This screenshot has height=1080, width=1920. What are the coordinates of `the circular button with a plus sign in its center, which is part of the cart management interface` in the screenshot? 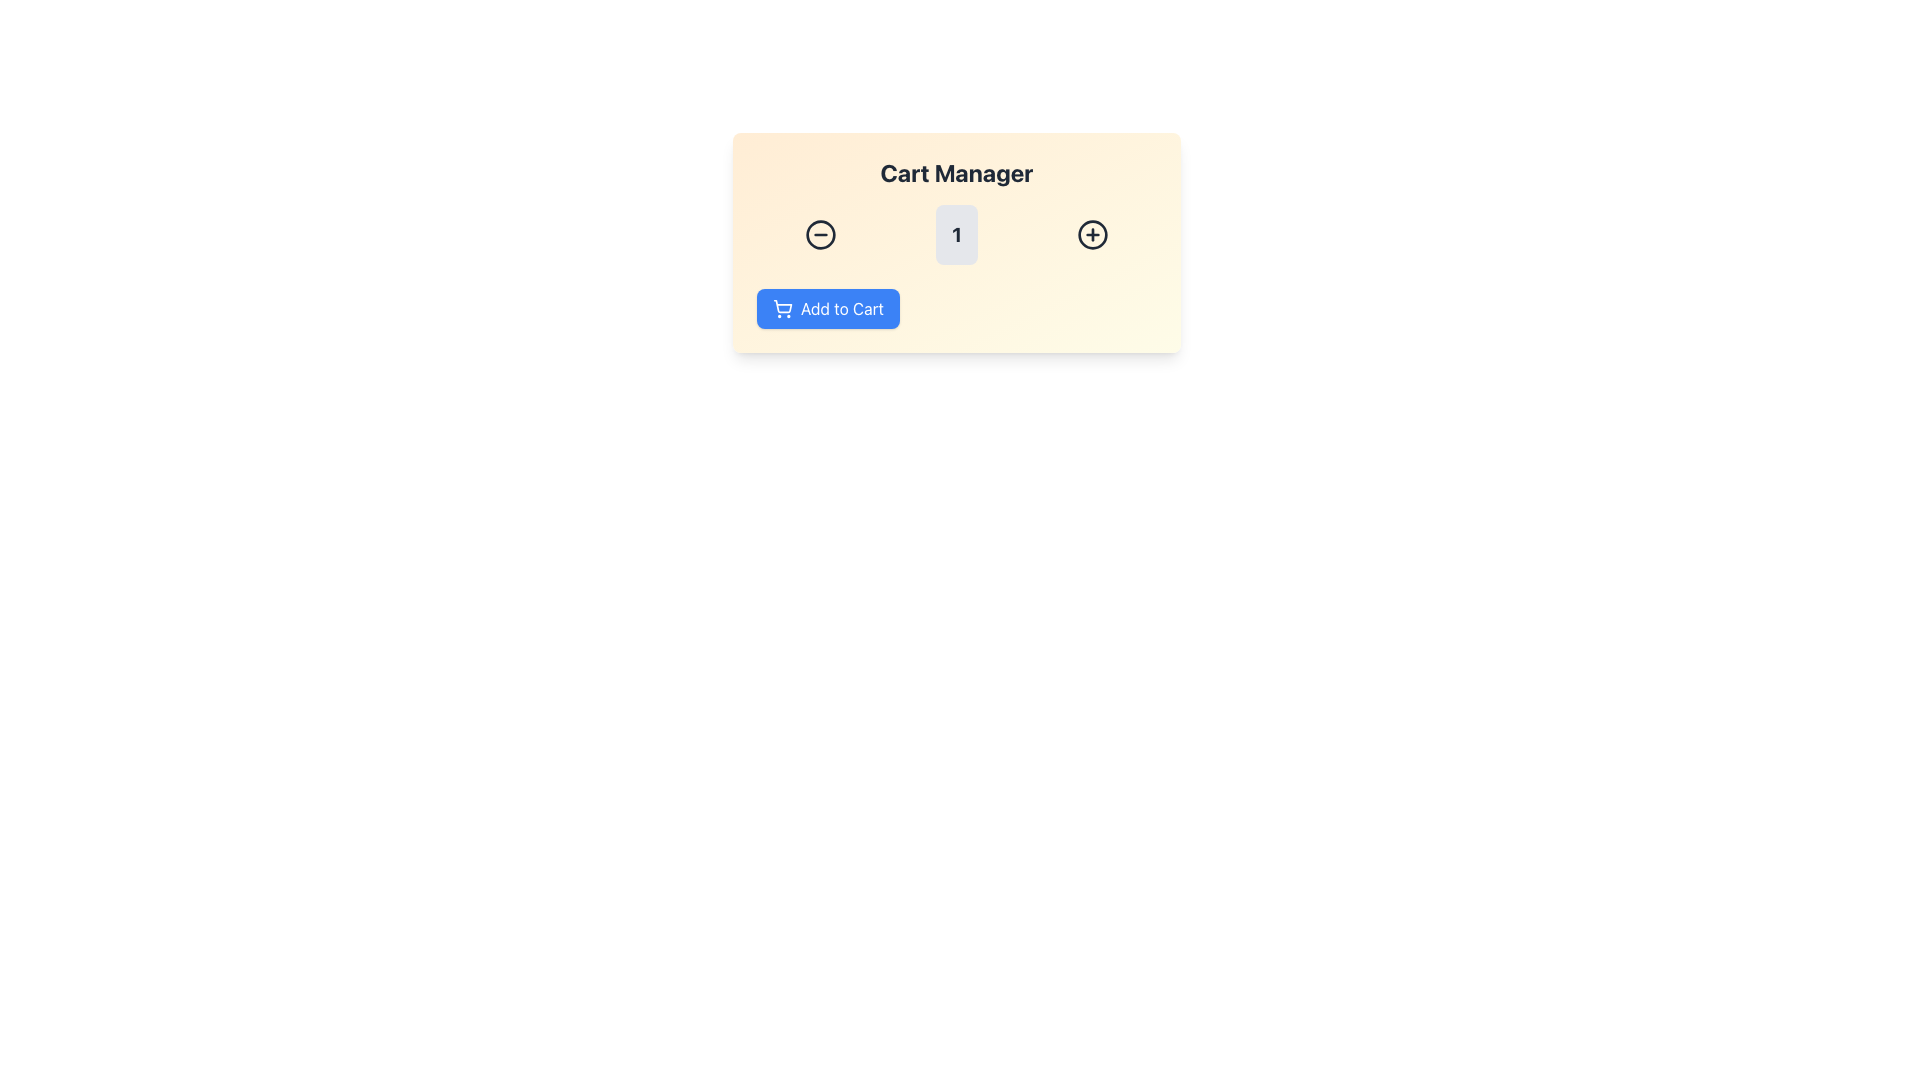 It's located at (1092, 234).